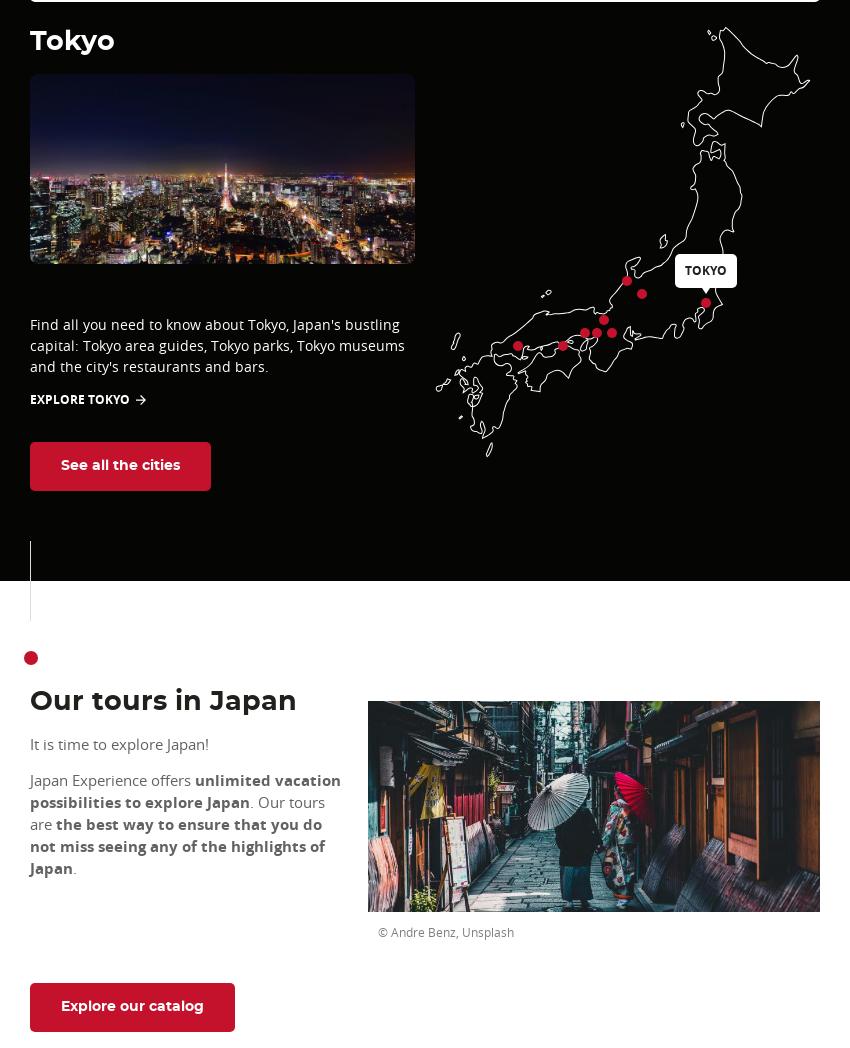 The image size is (850, 1048). Describe the element at coordinates (132, 1007) in the screenshot. I see `'Explore our catalog'` at that location.